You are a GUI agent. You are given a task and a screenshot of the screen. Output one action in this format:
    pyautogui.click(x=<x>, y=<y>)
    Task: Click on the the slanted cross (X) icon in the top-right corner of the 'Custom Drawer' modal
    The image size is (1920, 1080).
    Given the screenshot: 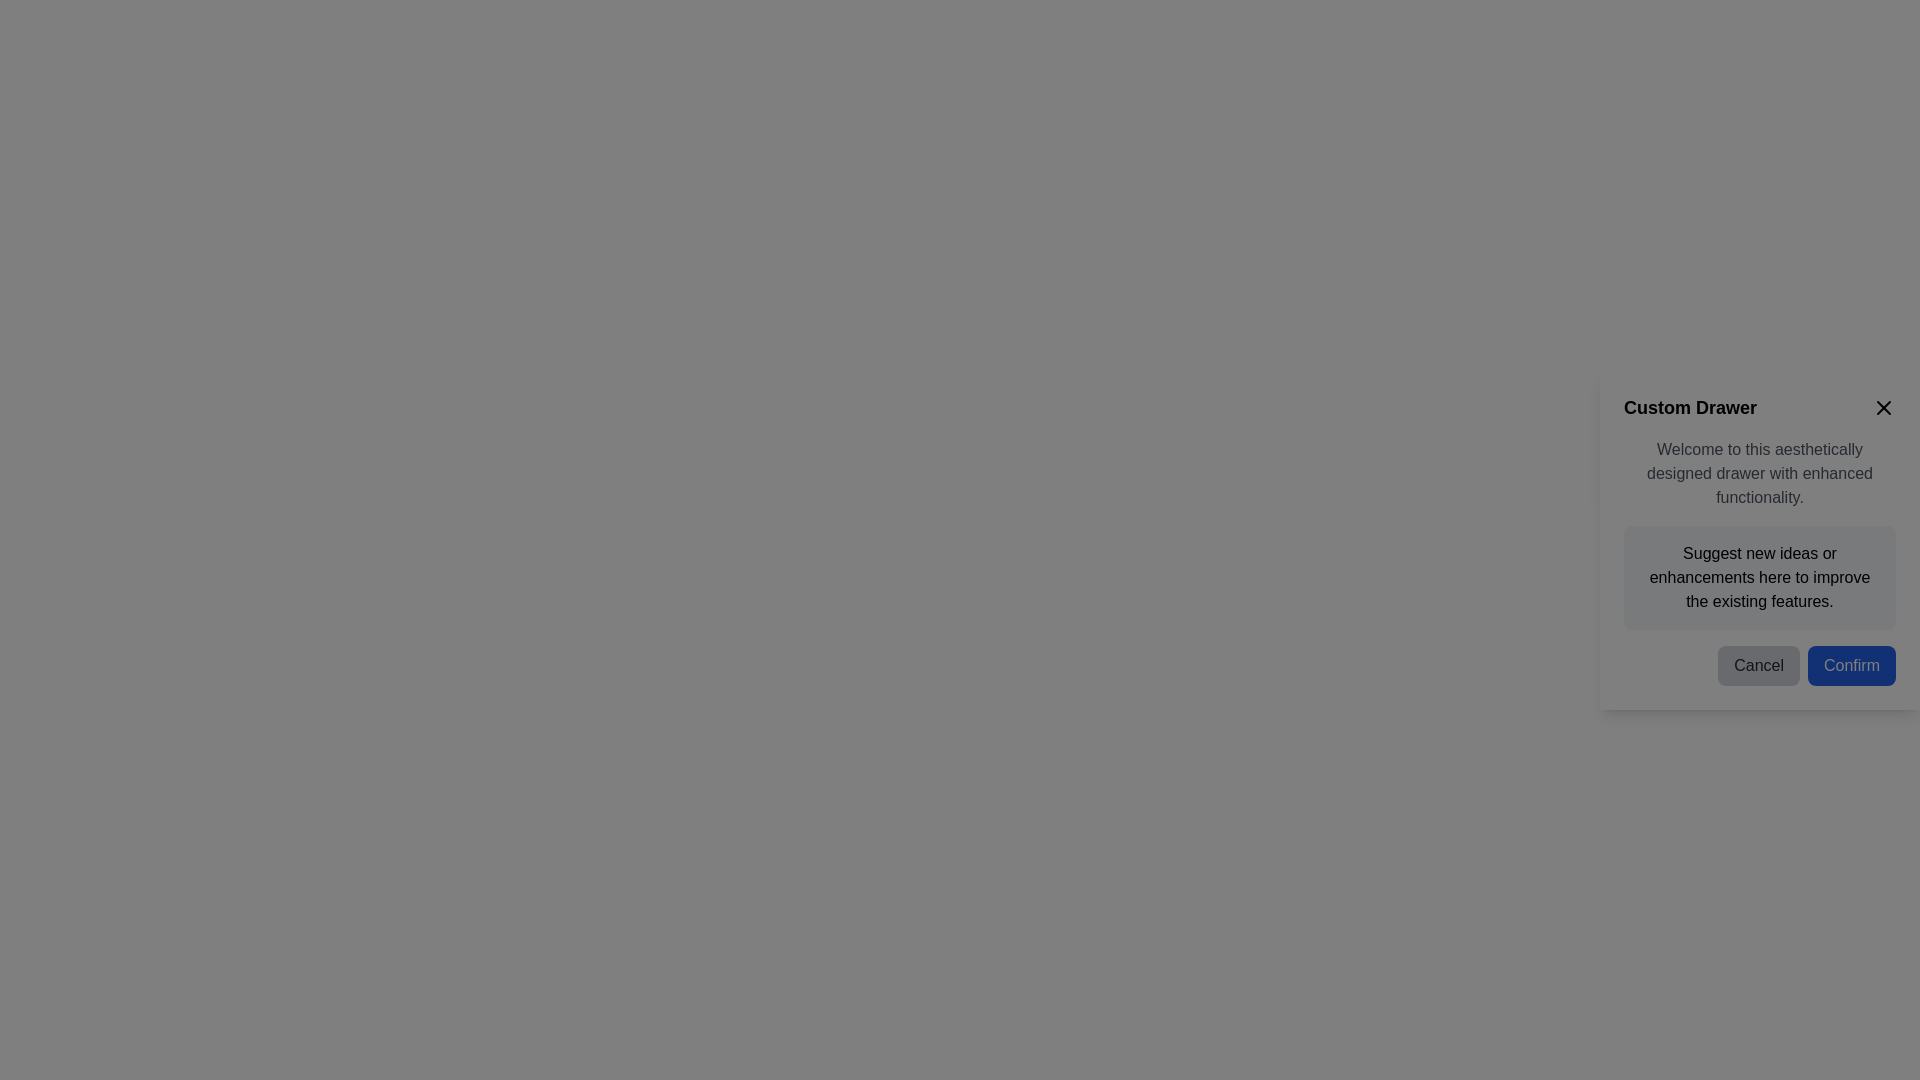 What is the action you would take?
    pyautogui.click(x=1882, y=407)
    